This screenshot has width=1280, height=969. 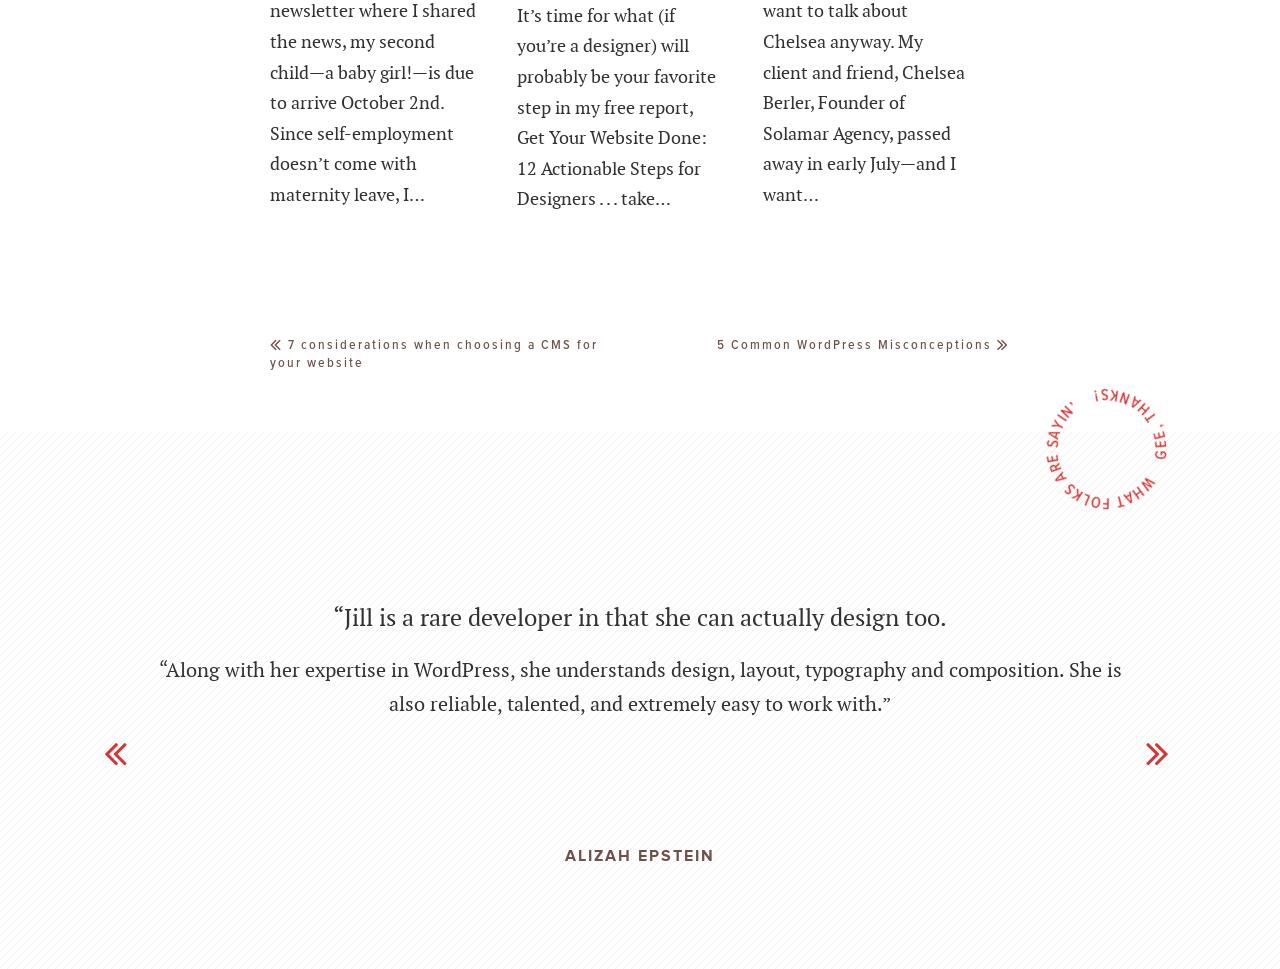 I want to click on '“Equally talented designer, as well as web developer, Jill has become an integral part of every project I've launched.', so click(x=638, y=624).